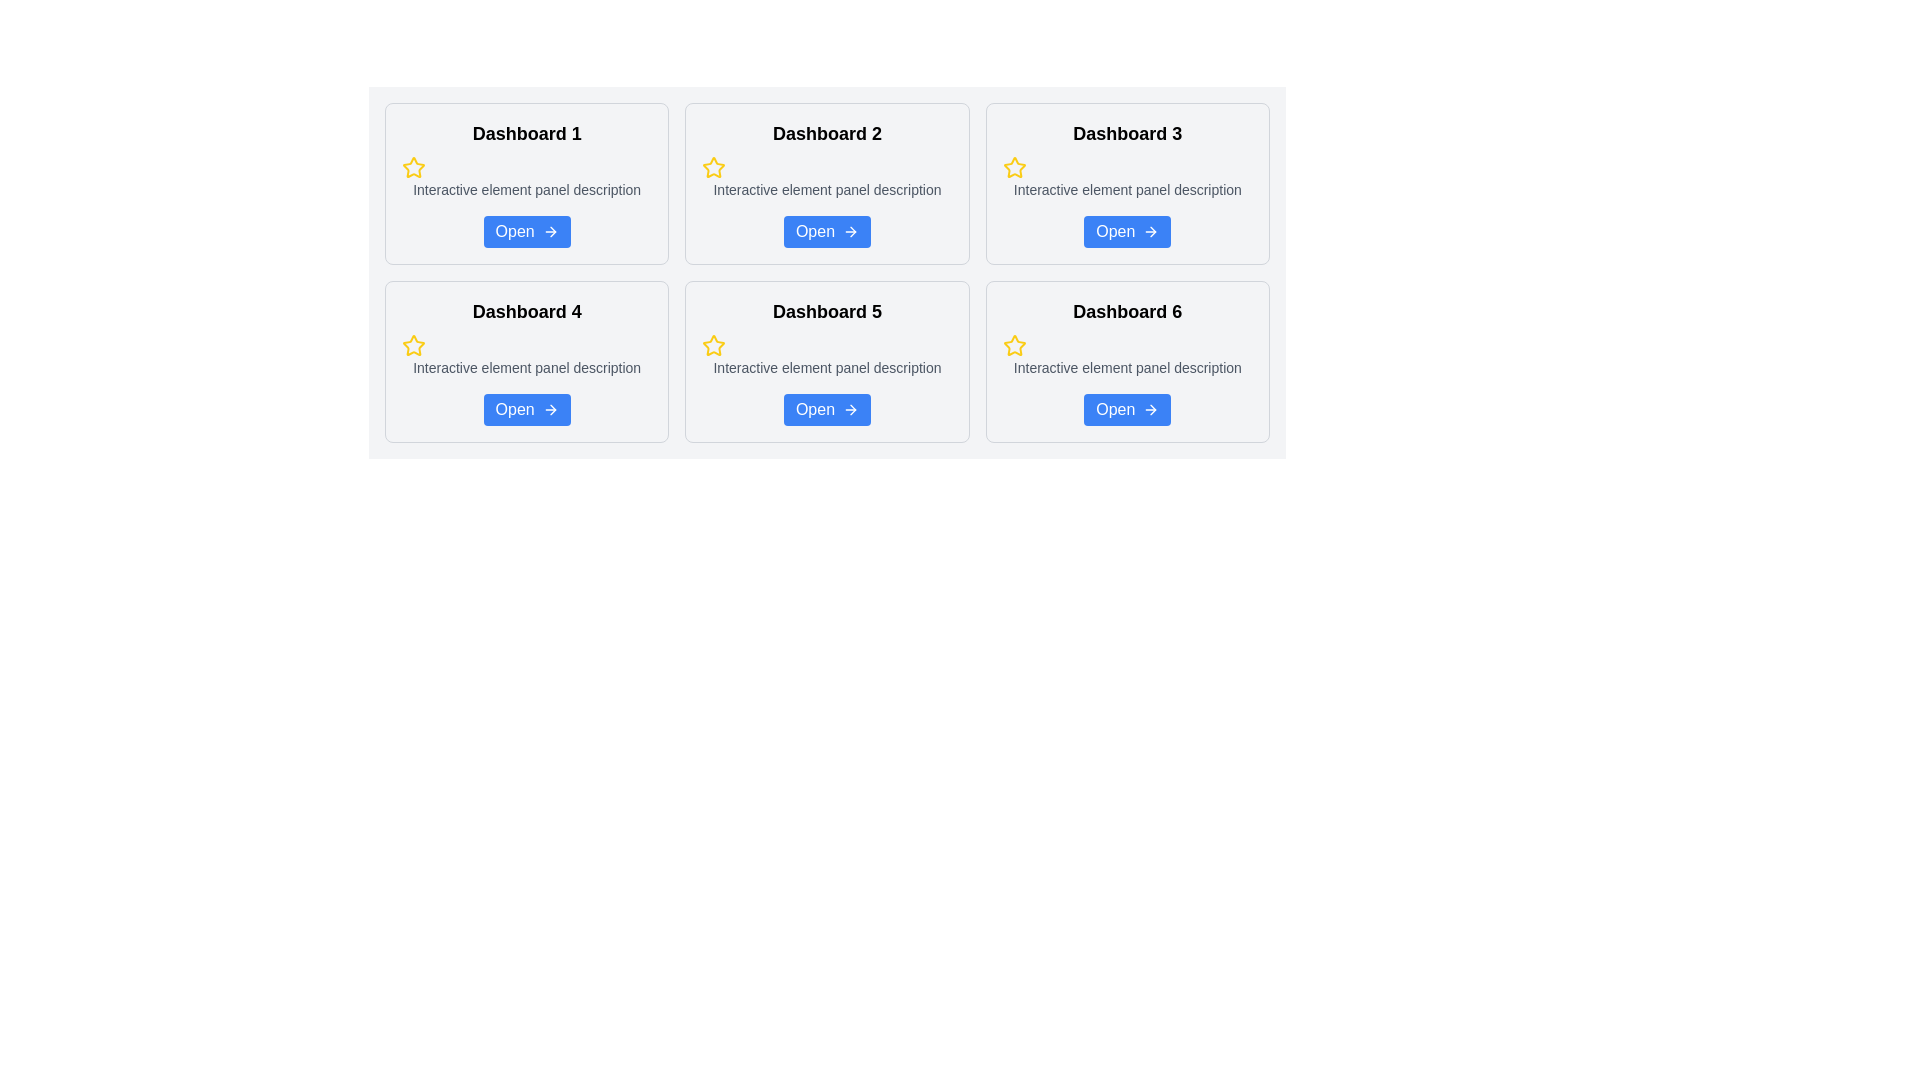 The width and height of the screenshot is (1920, 1080). I want to click on the button labeled 'Open' which contains a rightward-pointing arrow icon, located in the third card of the top row, so click(1151, 230).